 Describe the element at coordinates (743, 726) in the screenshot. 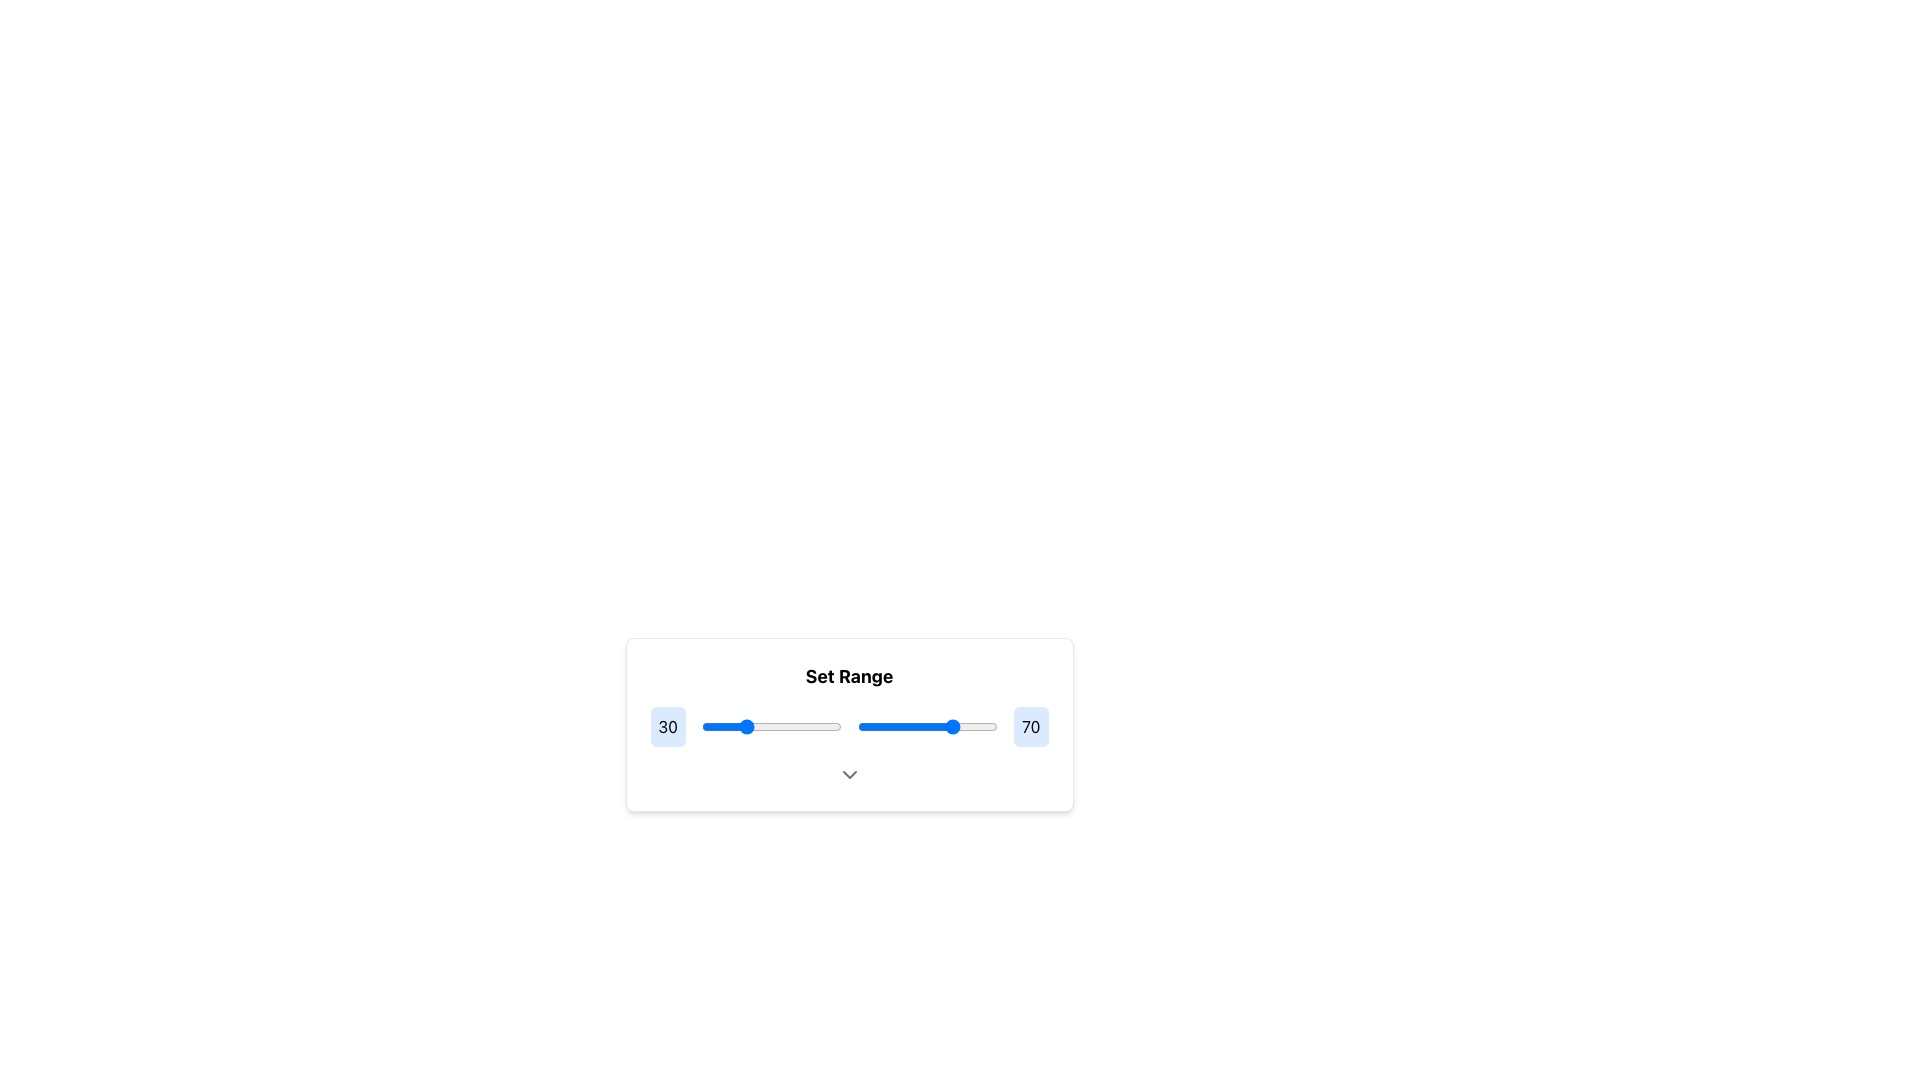

I see `the start value of the range slider` at that location.